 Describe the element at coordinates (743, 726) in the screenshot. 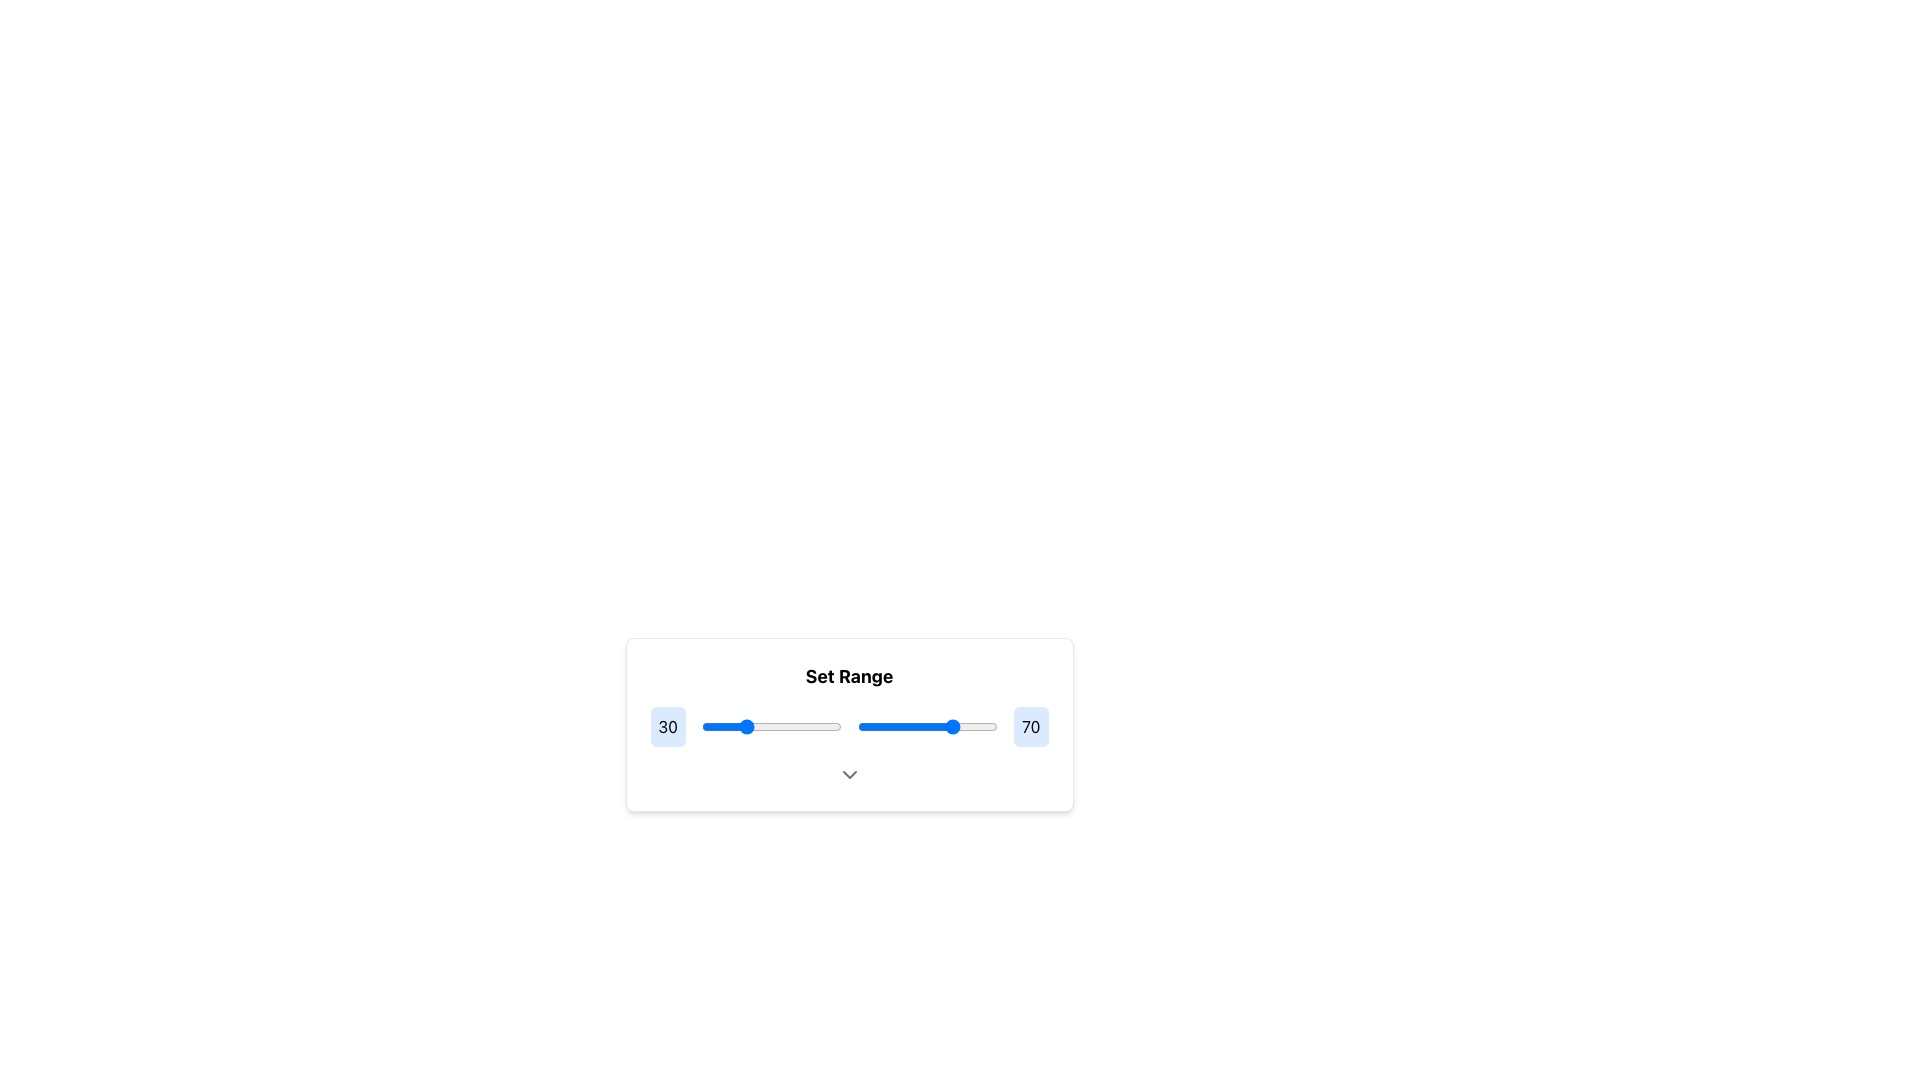

I see `the start value of the range slider` at that location.